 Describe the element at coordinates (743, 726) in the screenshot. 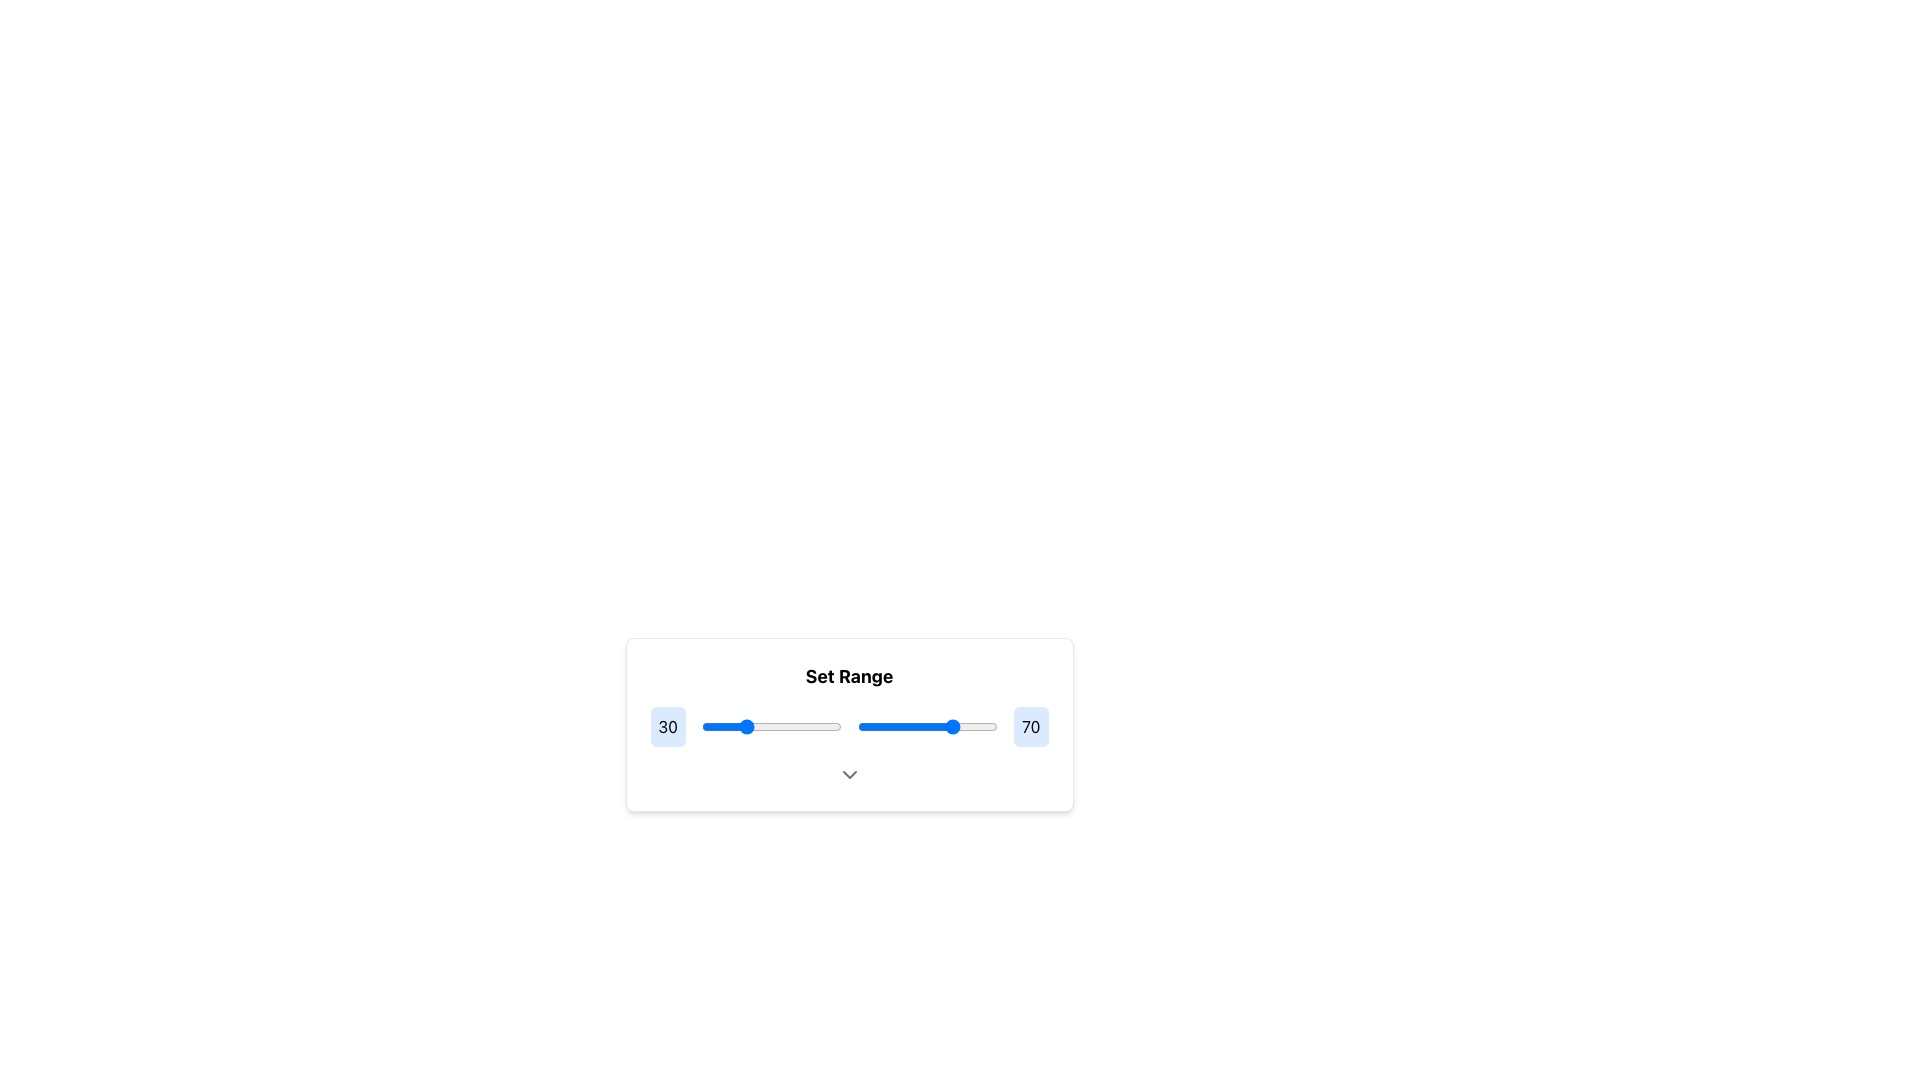

I see `the start value of the range slider` at that location.